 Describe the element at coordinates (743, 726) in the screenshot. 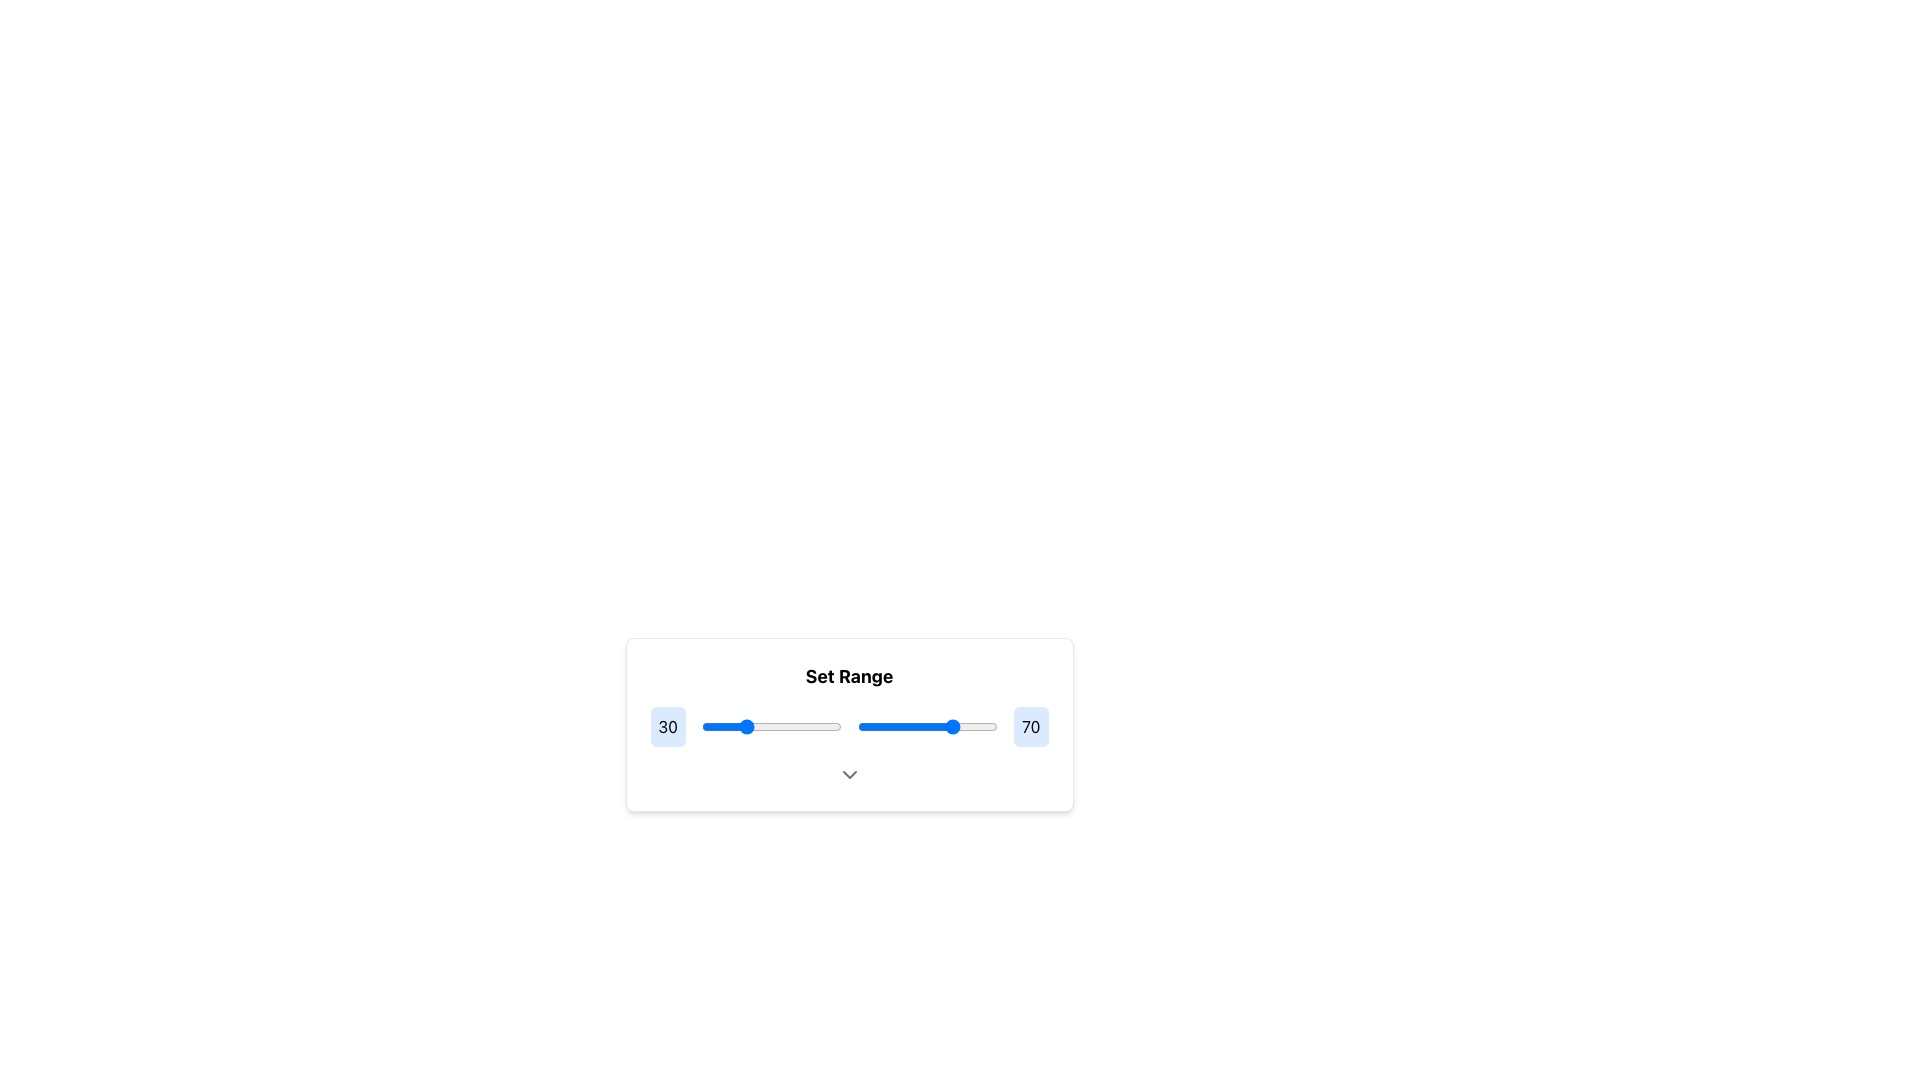

I see `the start value of the range slider` at that location.